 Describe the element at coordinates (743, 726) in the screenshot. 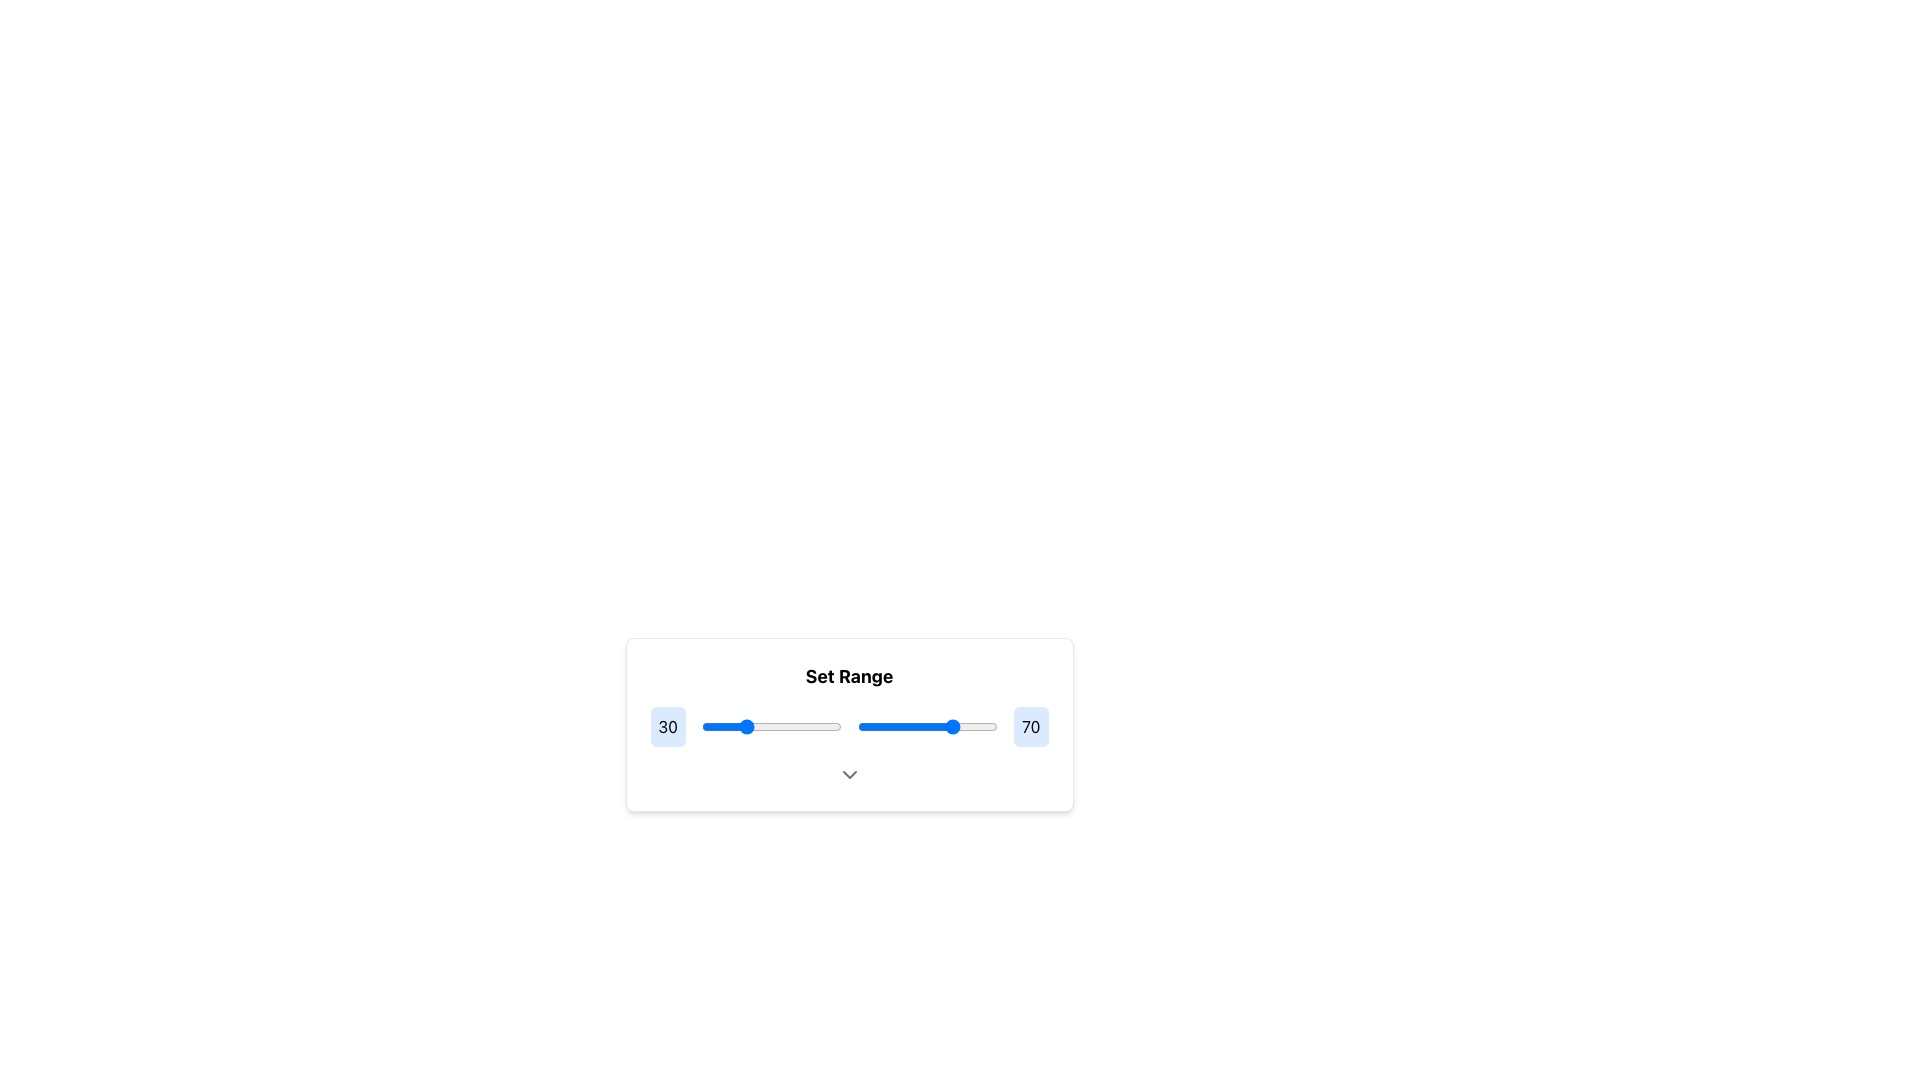

I see `the start value of the range slider` at that location.